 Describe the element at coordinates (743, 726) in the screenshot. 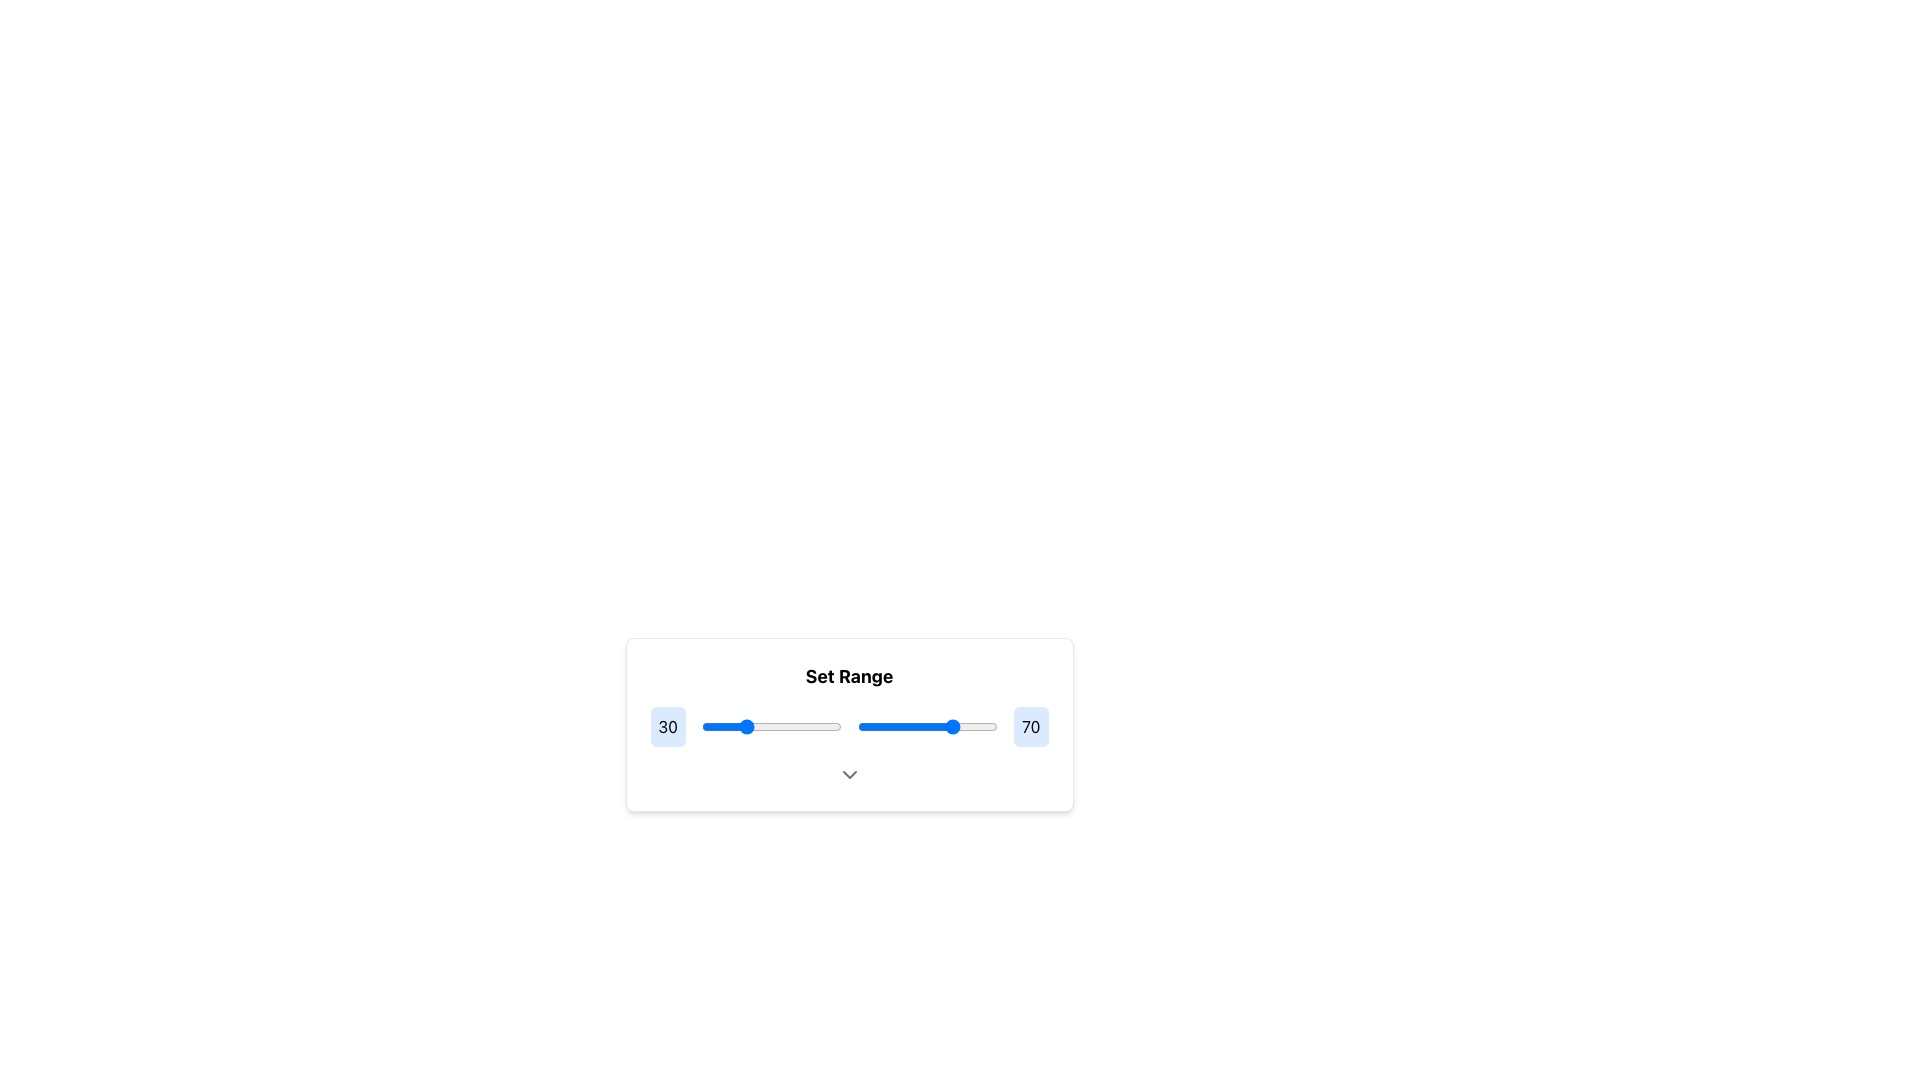

I see `the start value of the range slider` at that location.